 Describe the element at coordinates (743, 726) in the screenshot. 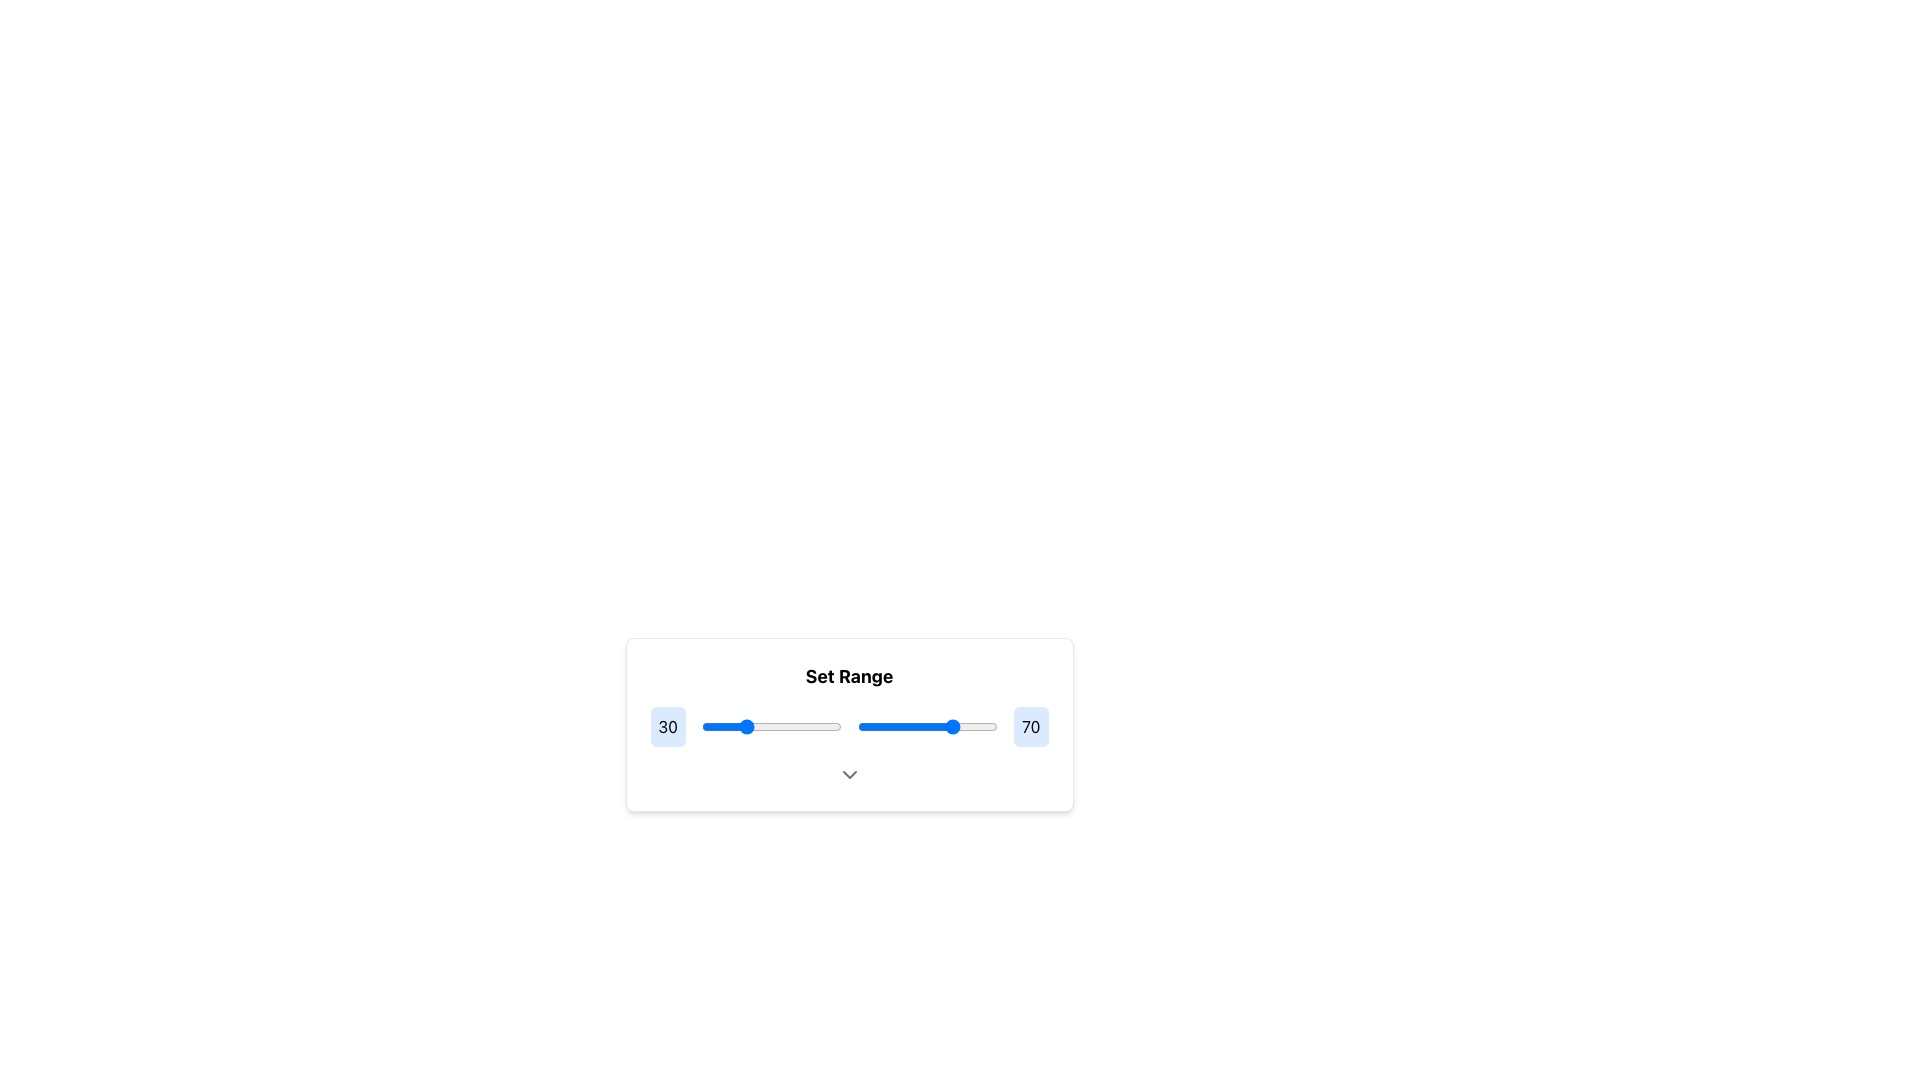

I see `the start value of the range slider` at that location.